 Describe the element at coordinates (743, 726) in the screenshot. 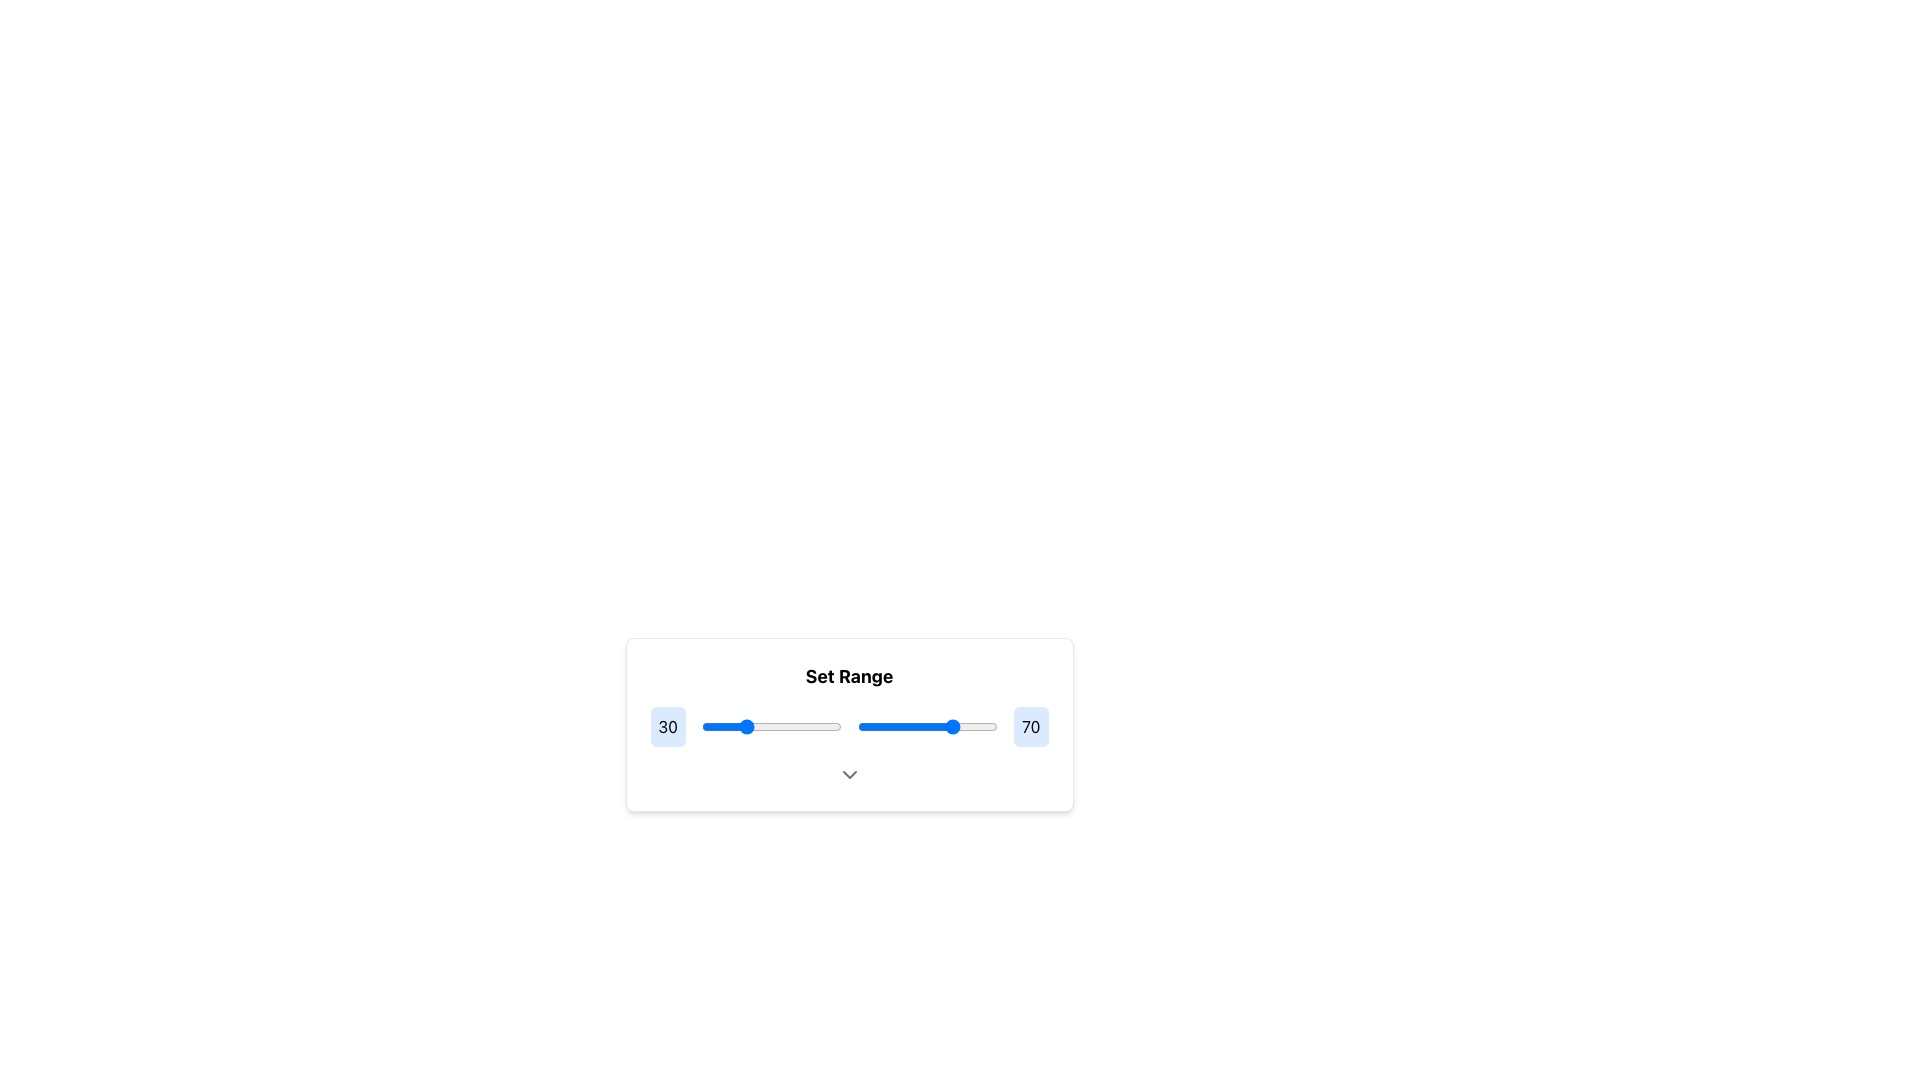

I see `the start value of the range slider` at that location.